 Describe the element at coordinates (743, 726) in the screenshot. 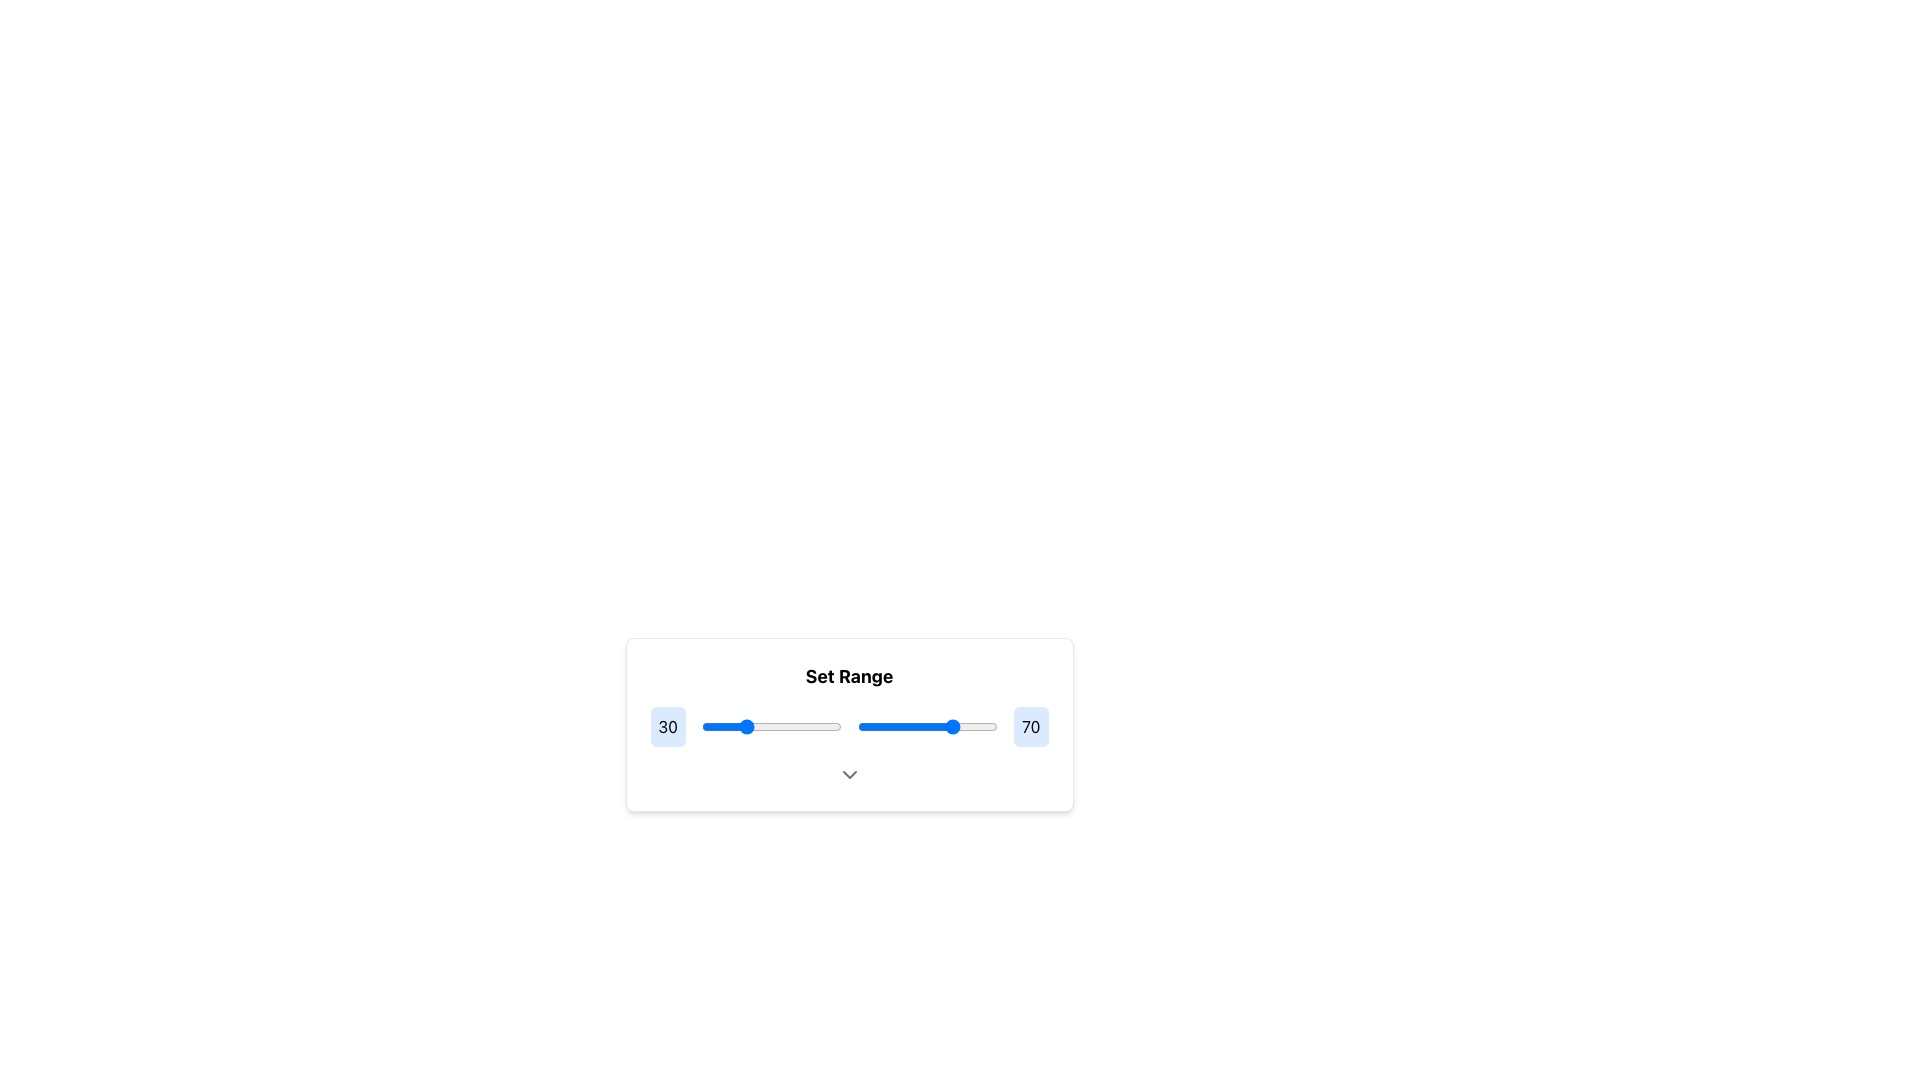

I see `the start value of the range slider` at that location.